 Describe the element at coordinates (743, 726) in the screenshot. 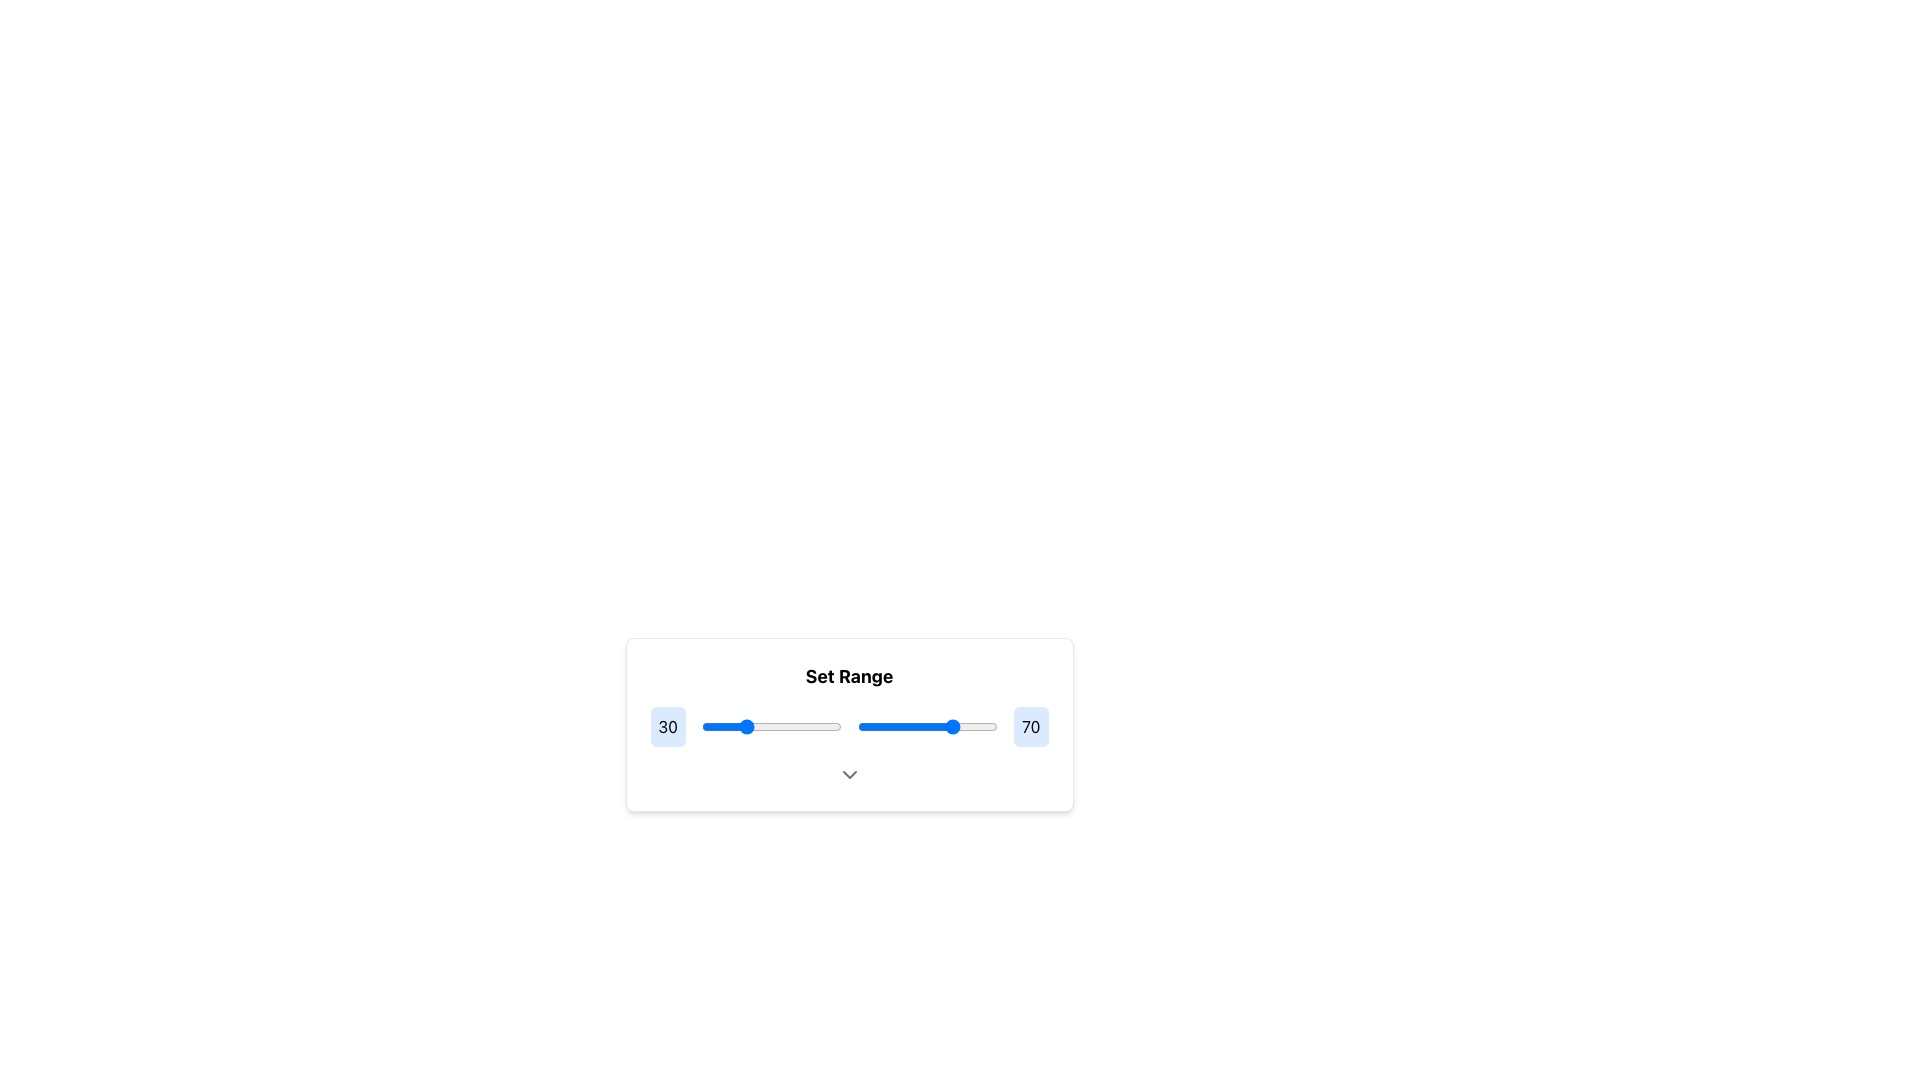

I see `the start value of the range slider` at that location.